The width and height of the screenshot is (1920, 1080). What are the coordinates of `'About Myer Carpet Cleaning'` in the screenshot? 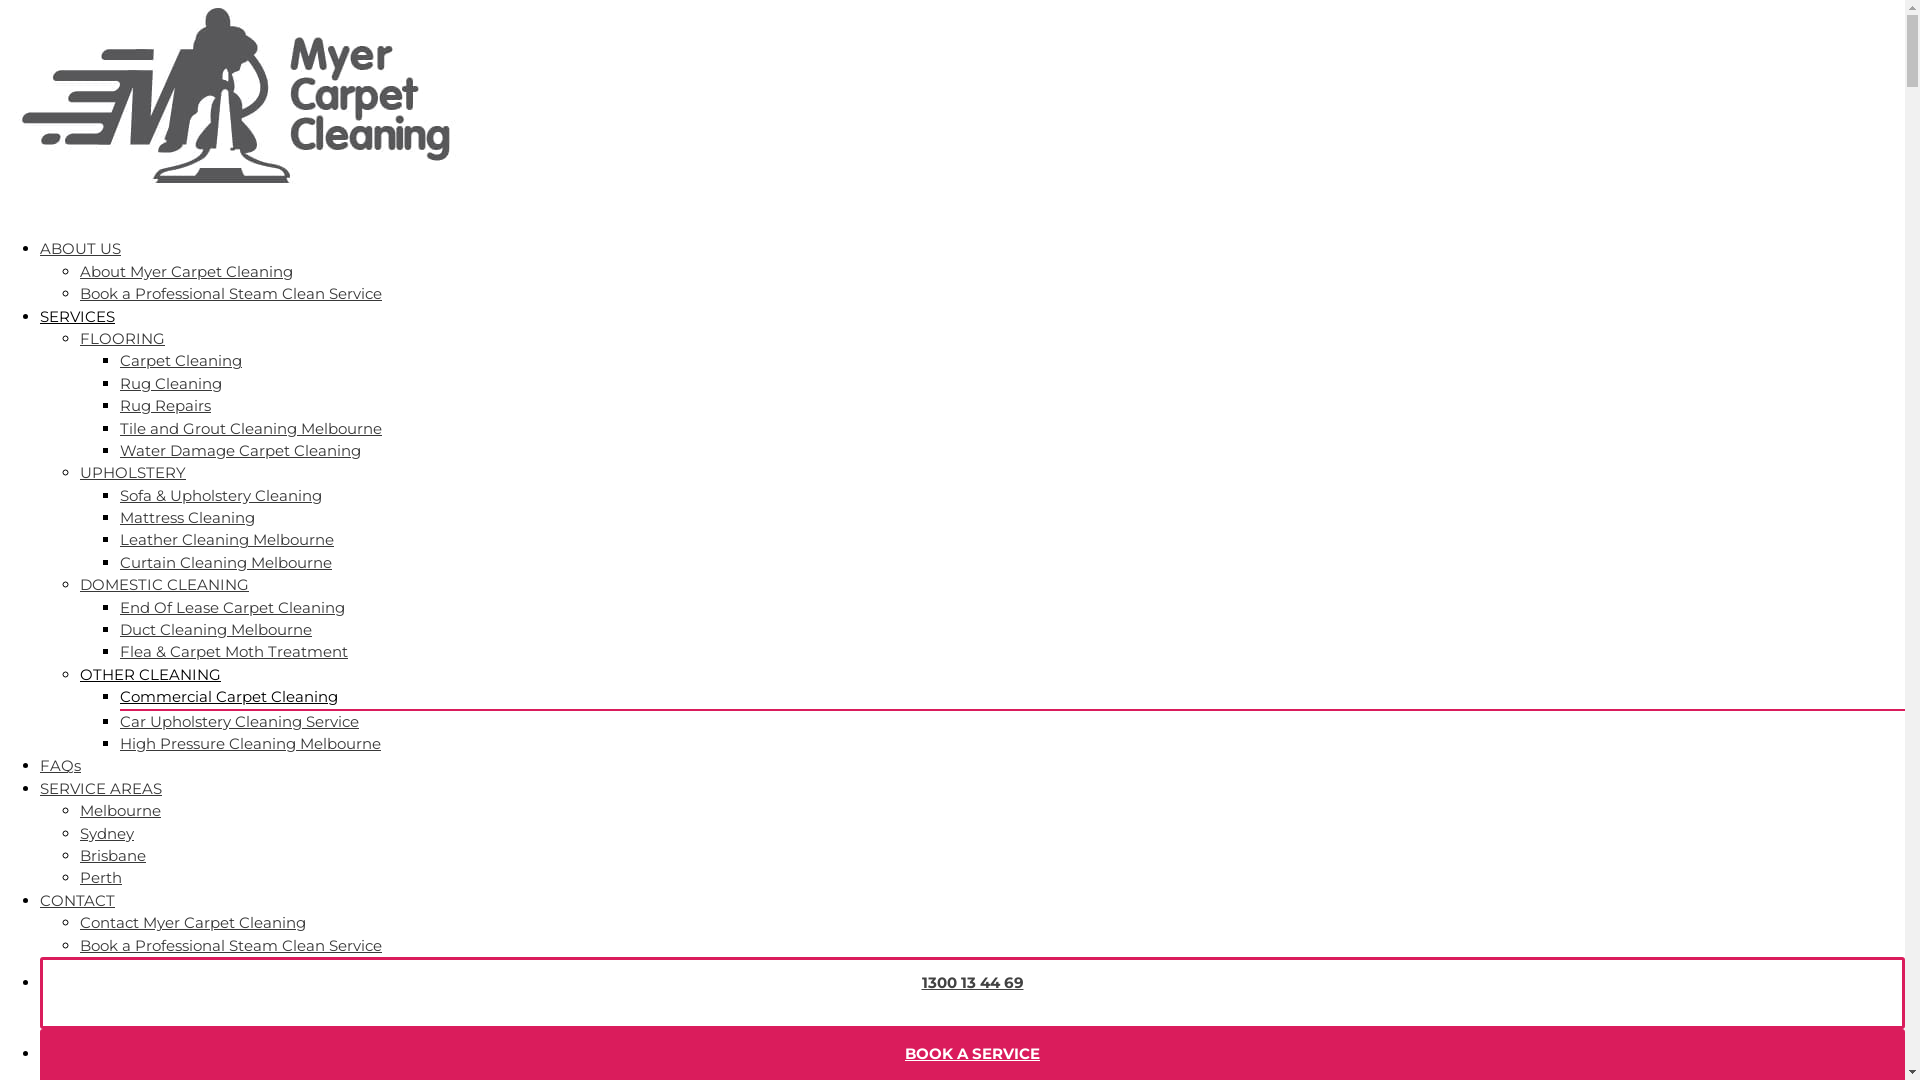 It's located at (186, 271).